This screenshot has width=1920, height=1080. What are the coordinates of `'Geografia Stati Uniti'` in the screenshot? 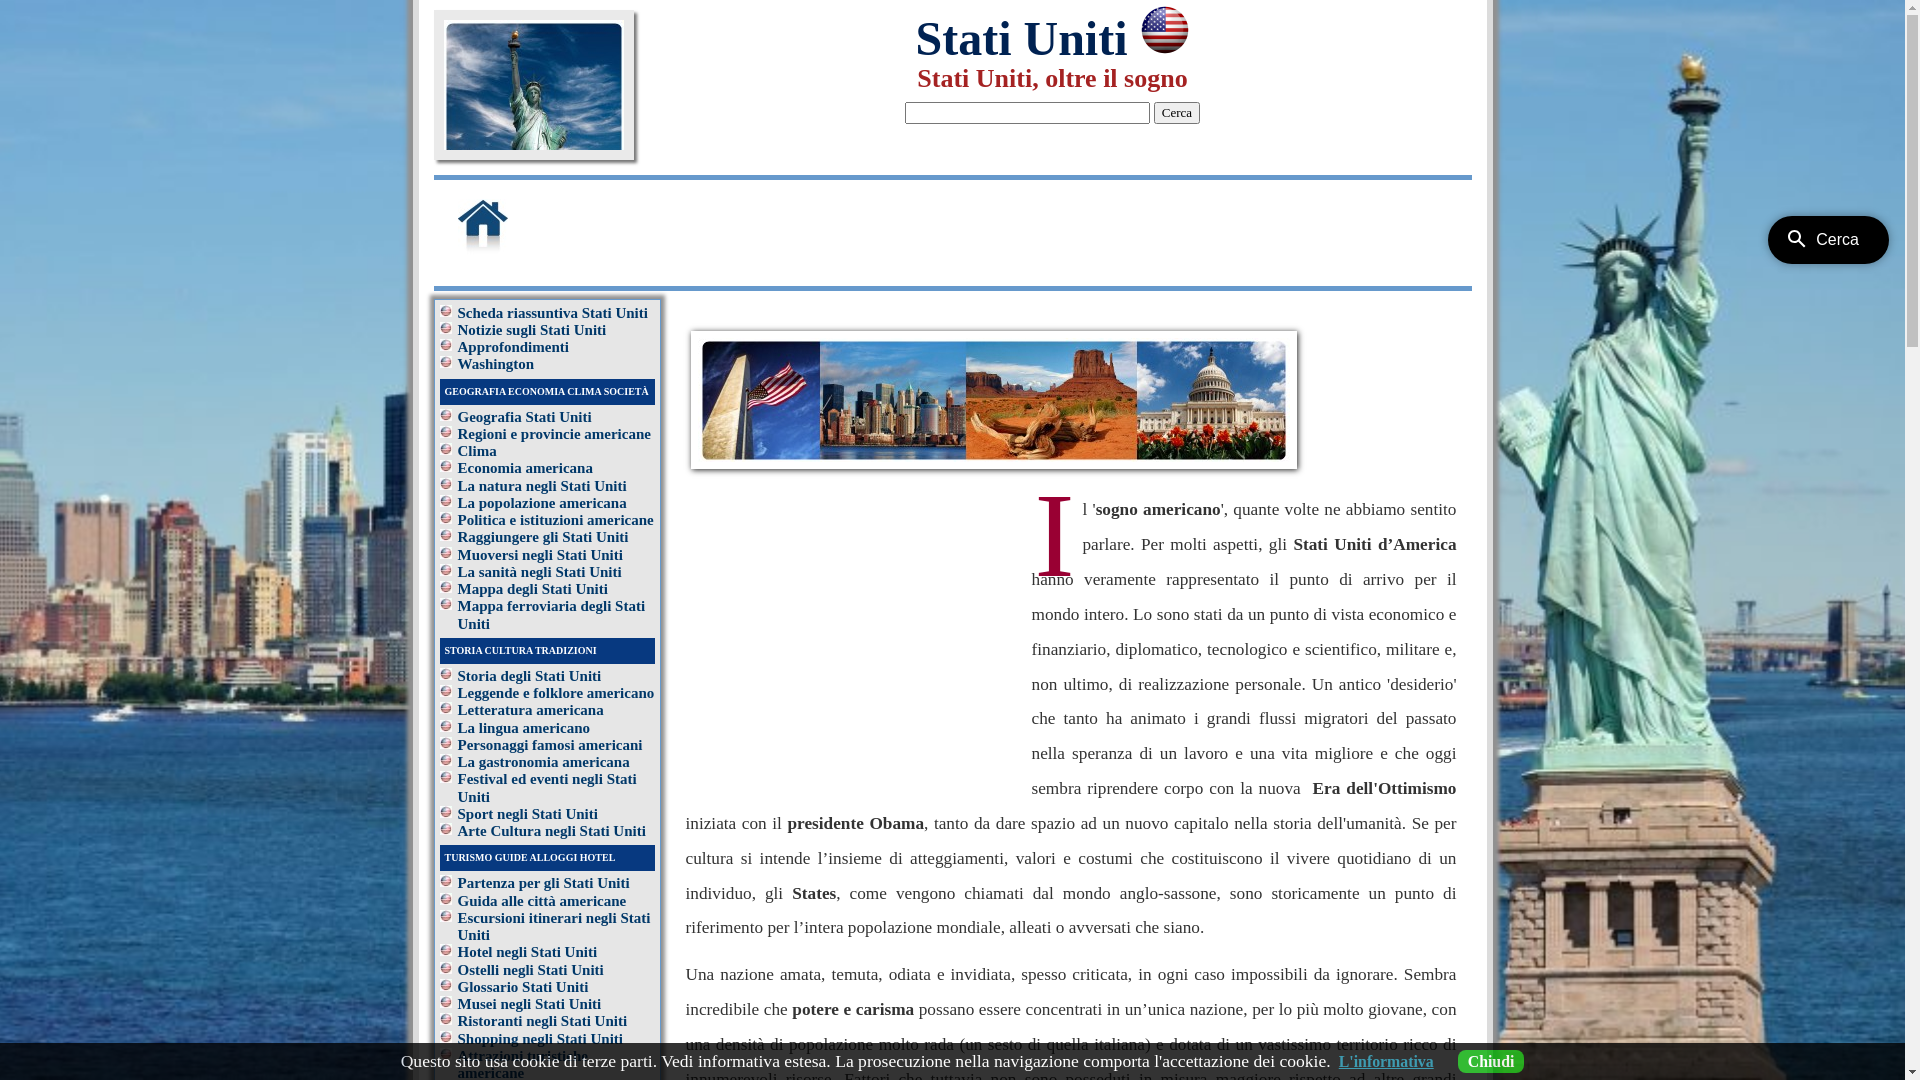 It's located at (524, 415).